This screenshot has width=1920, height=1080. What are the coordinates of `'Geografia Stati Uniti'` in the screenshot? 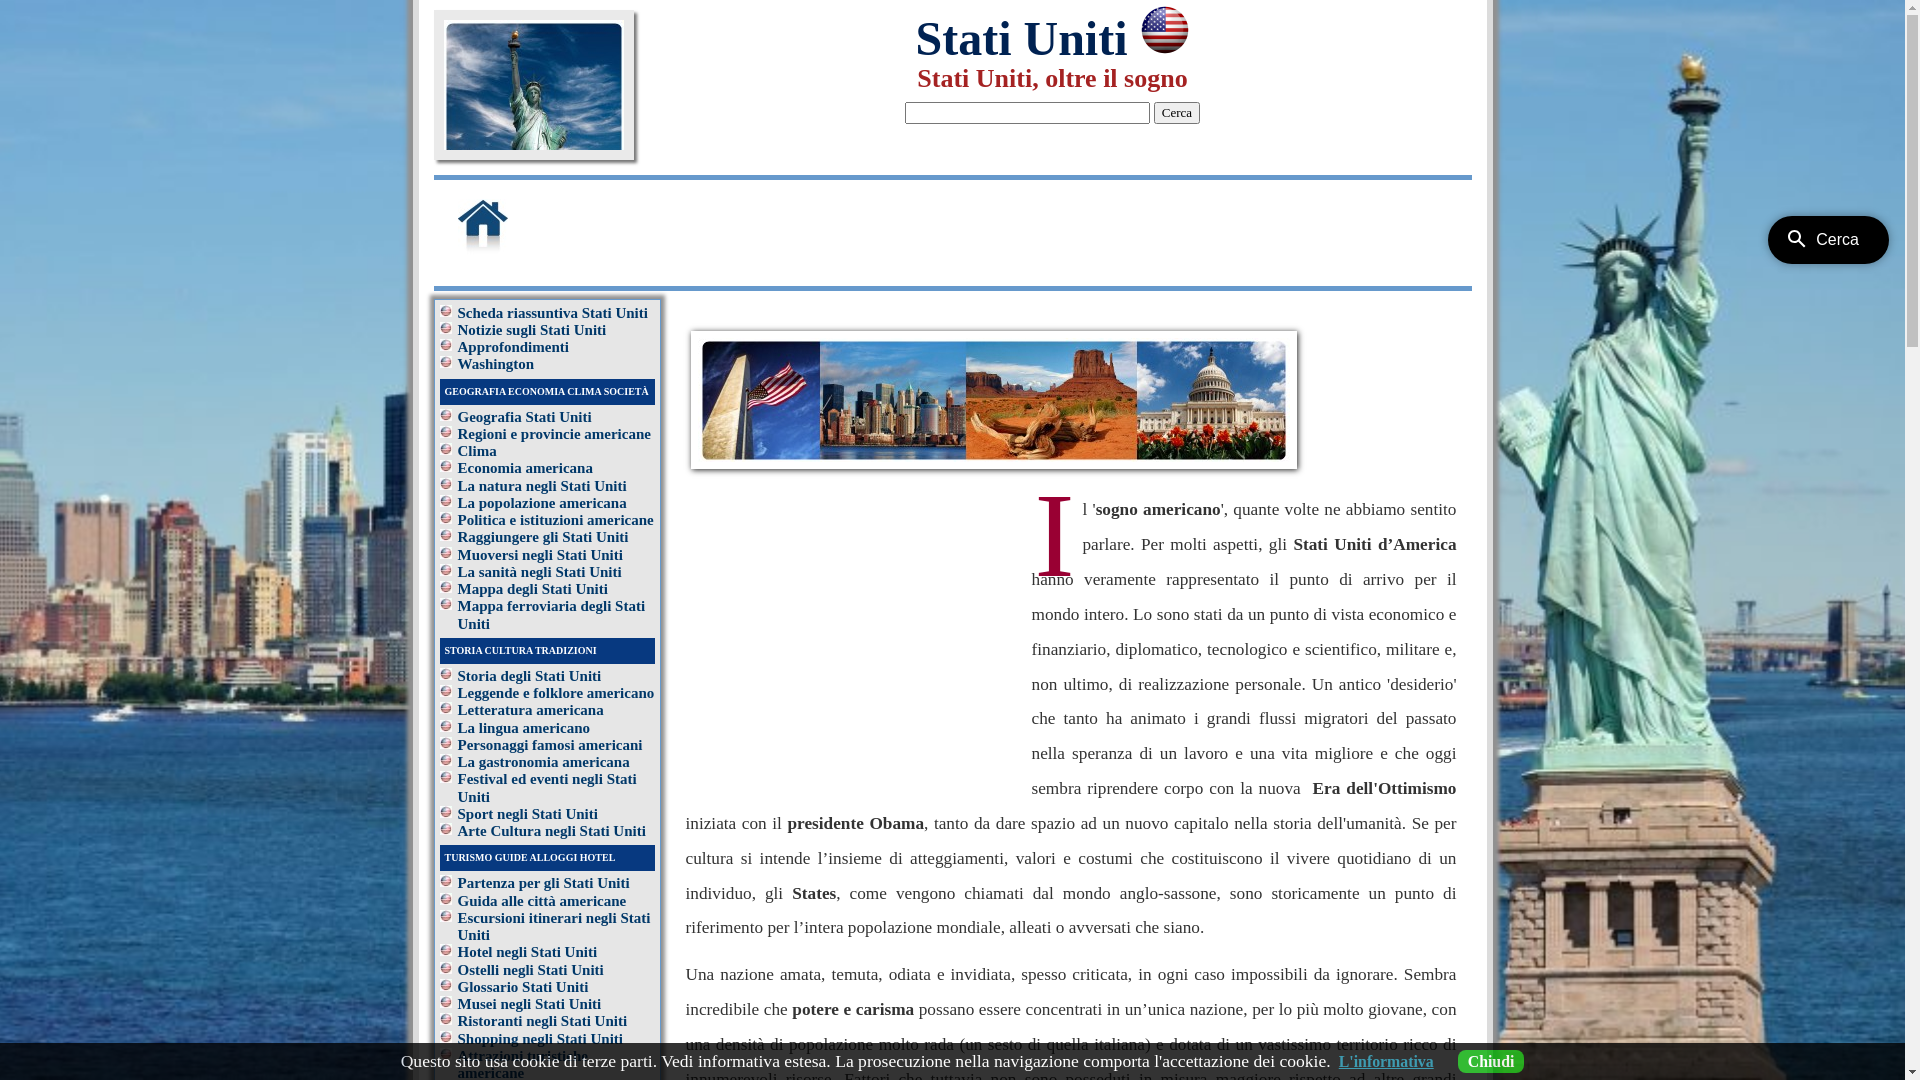 It's located at (524, 415).